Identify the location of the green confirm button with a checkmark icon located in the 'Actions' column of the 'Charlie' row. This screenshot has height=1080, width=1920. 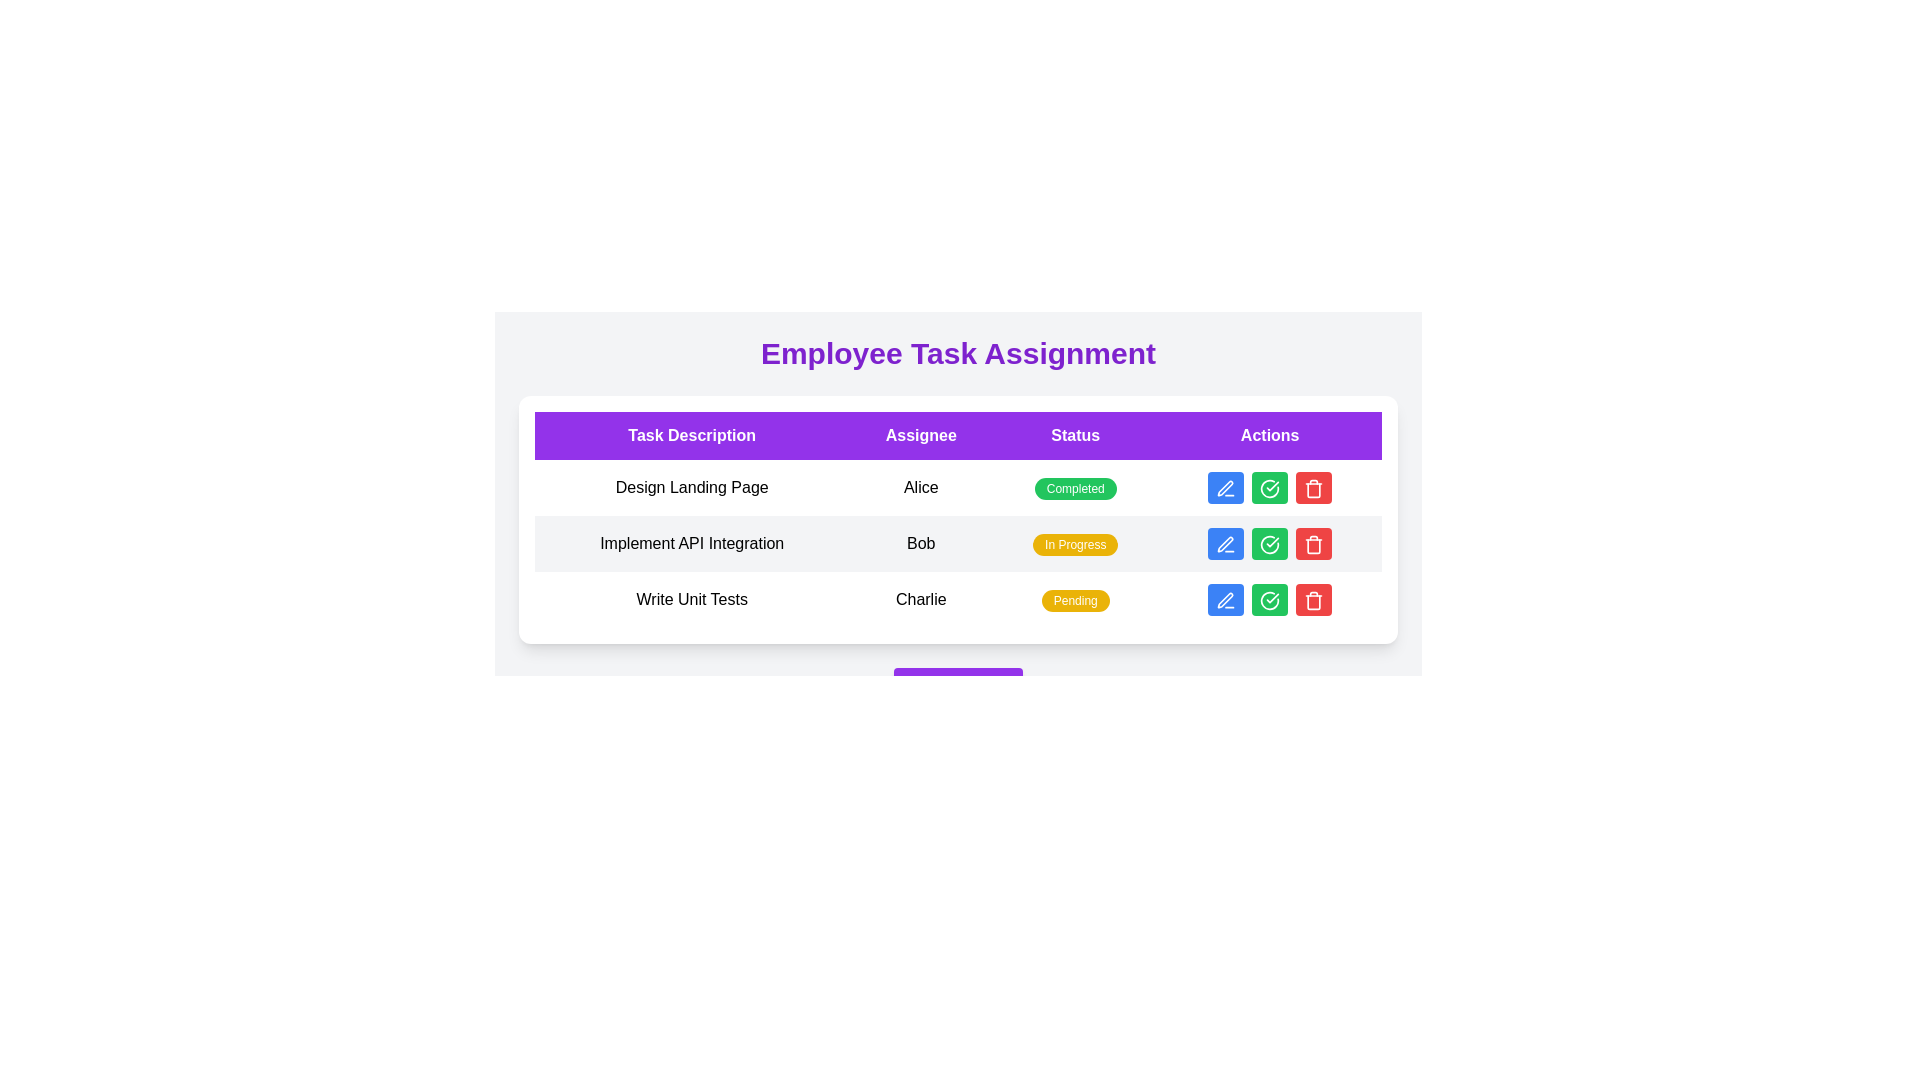
(1269, 599).